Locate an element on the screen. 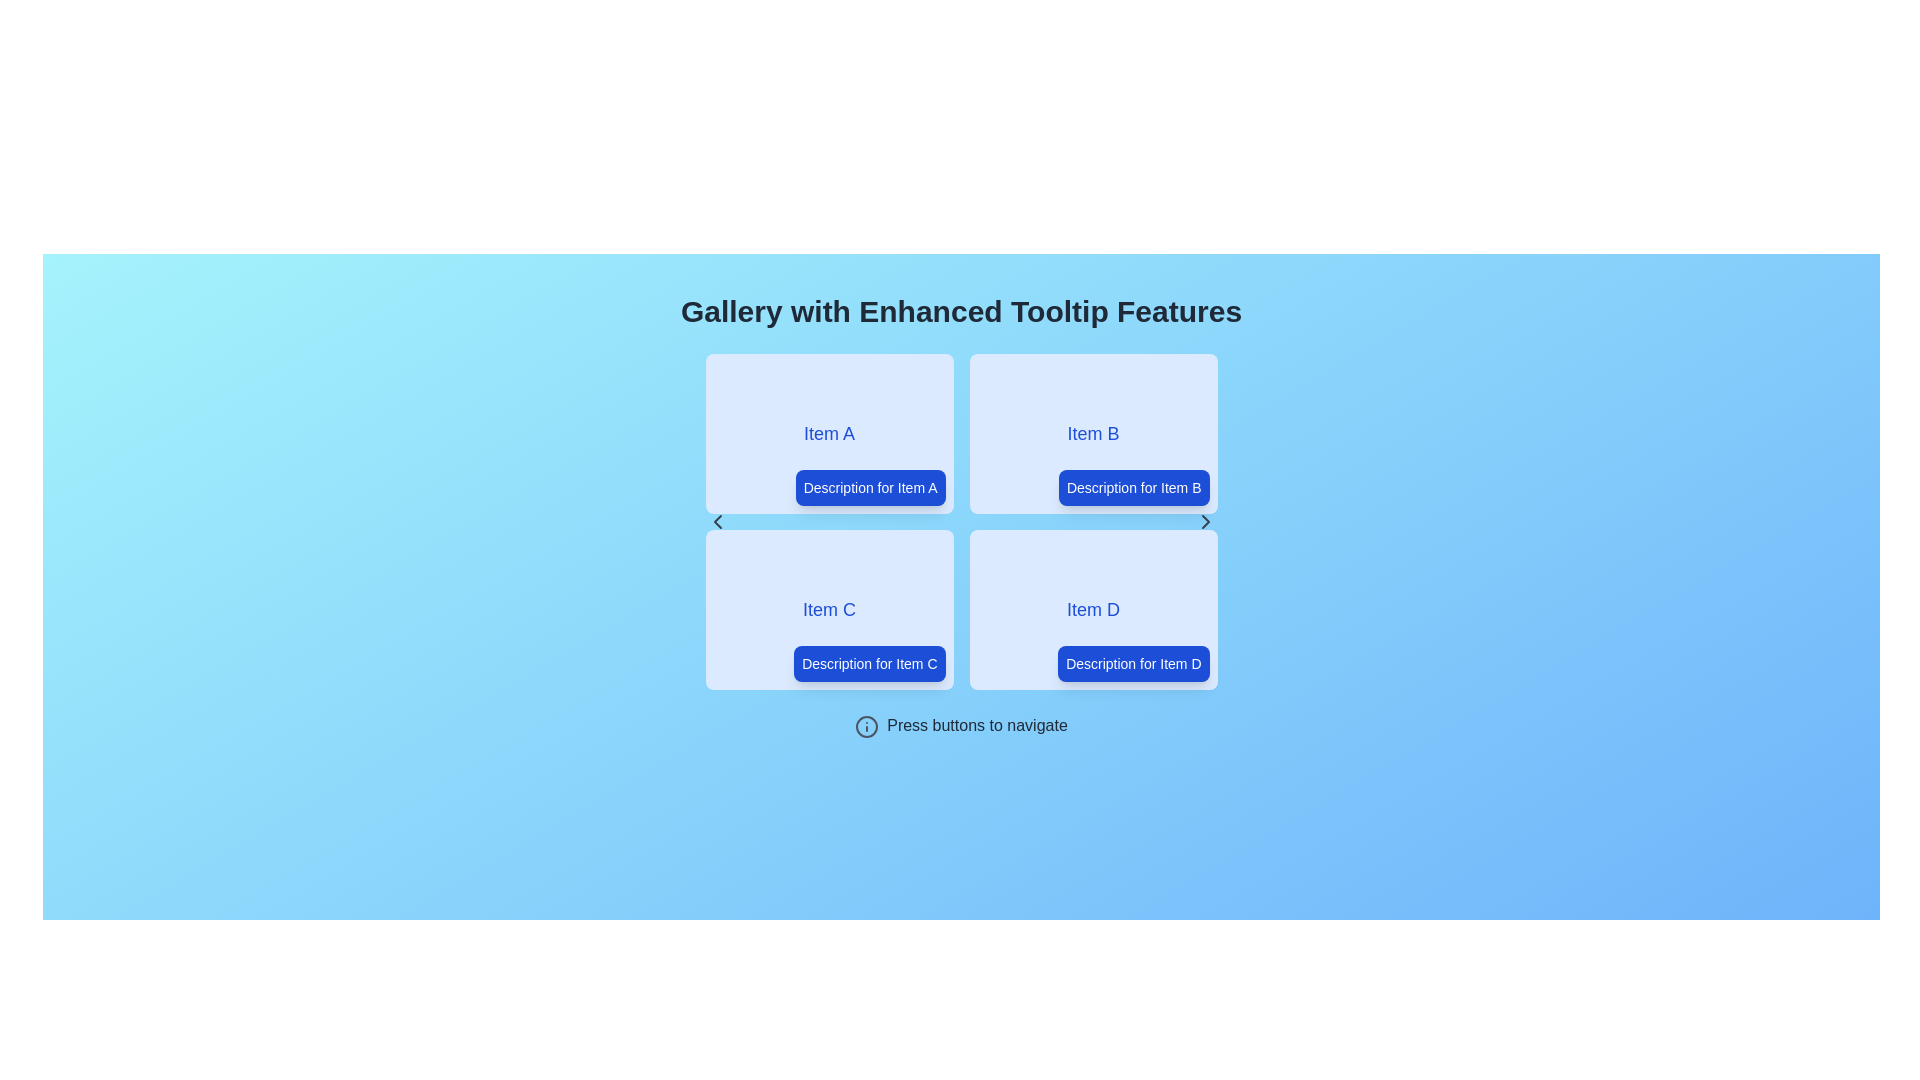  the Circular SVG element located near the bottom area of the interface, which serves as a visual indicator or icon for specific functionality is located at coordinates (867, 726).